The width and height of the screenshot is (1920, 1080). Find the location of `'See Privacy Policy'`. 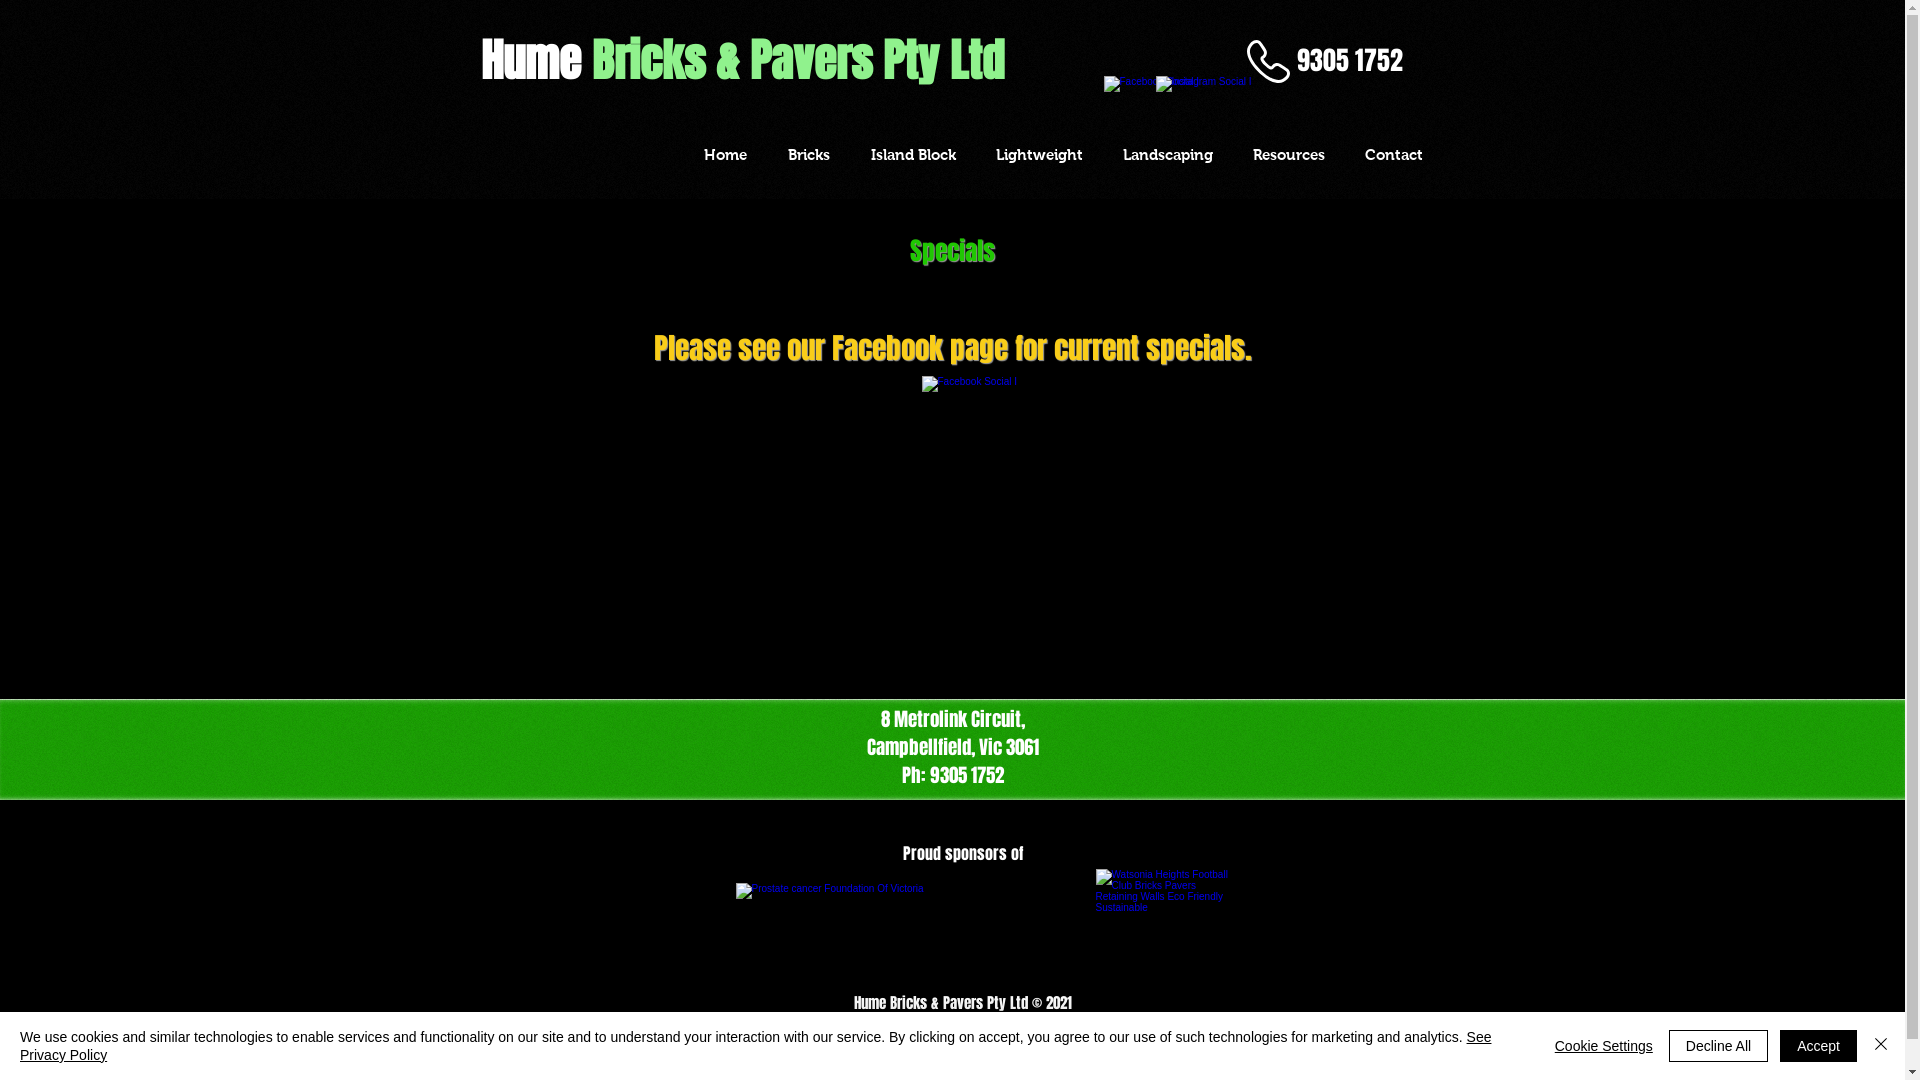

'See Privacy Policy' is located at coordinates (19, 1044).